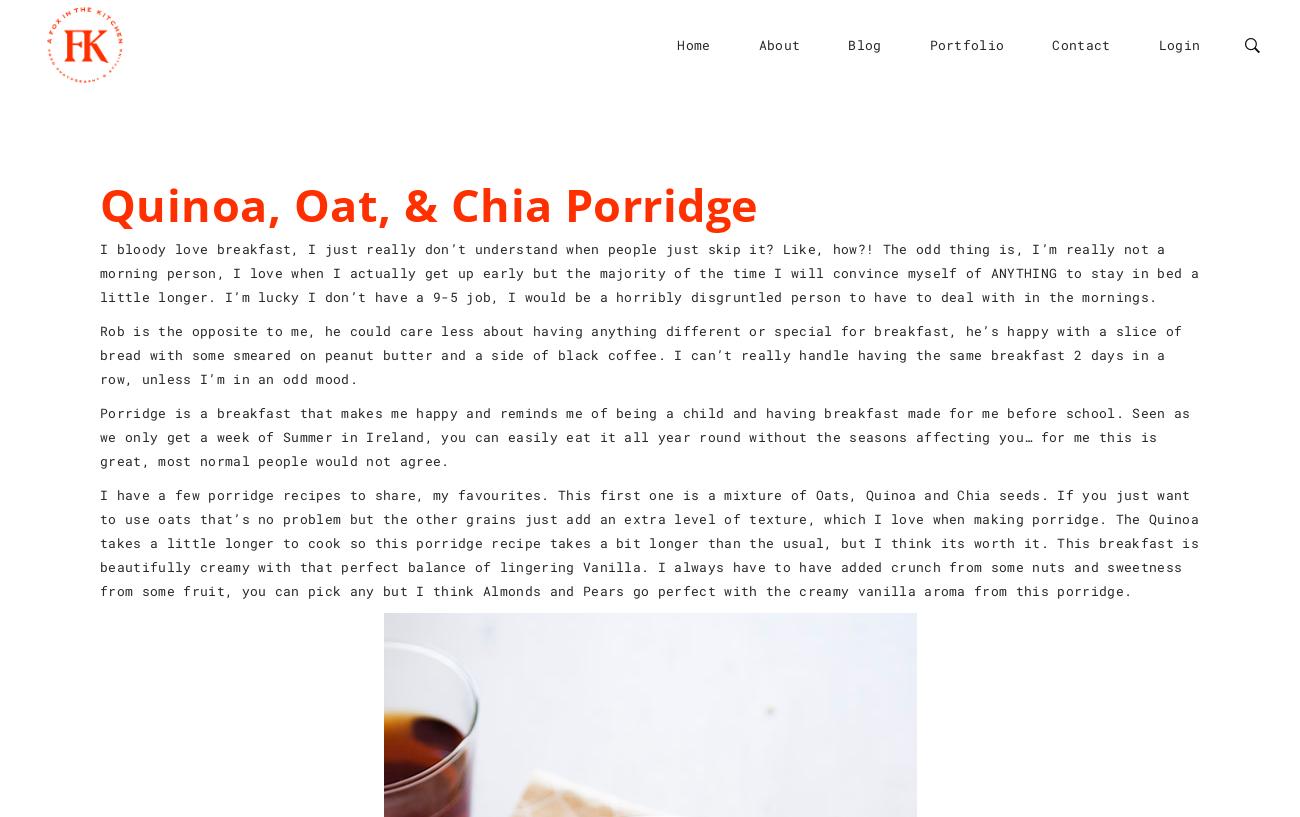 The height and width of the screenshot is (817, 1300). I want to click on 'Porridge is a breakfast that makes me happy and reminds me of being a child and having breakfast made for me before school. Seen as we only get a week of Summer in Ireland, you can easily eat it all year round without the seasons affecting you… for me this is great, most normal people would not agree.', so click(645, 437).